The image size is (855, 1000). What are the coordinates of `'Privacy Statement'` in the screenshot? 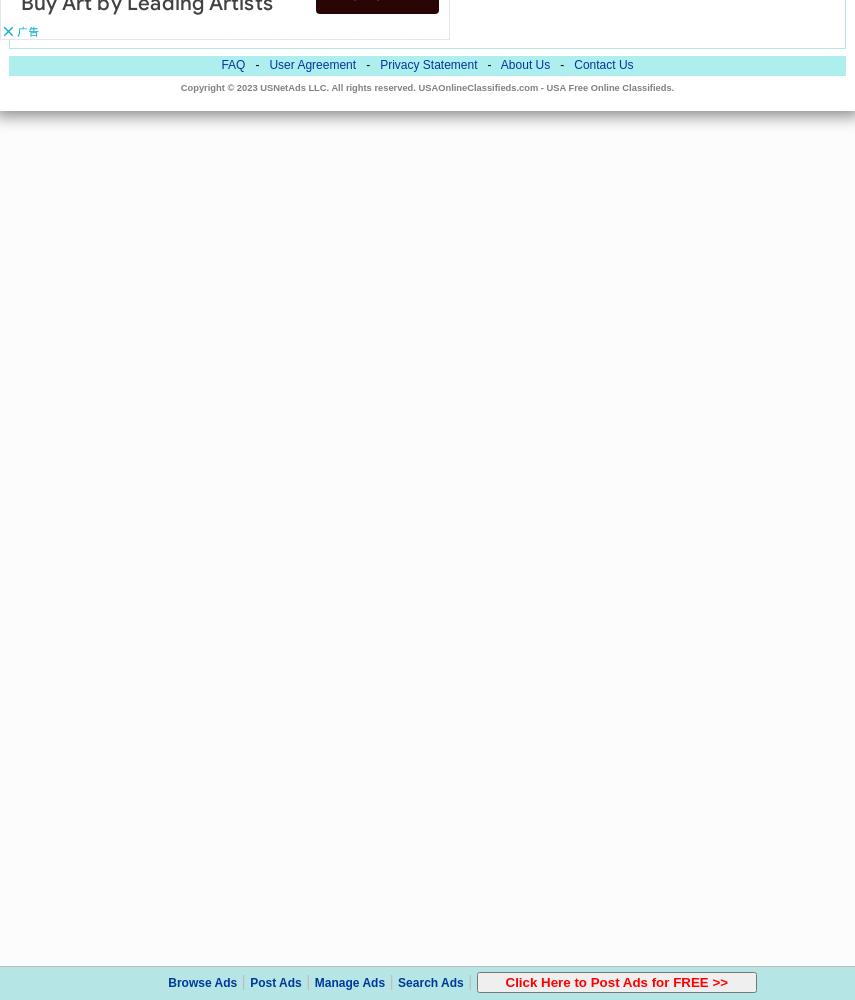 It's located at (378, 64).